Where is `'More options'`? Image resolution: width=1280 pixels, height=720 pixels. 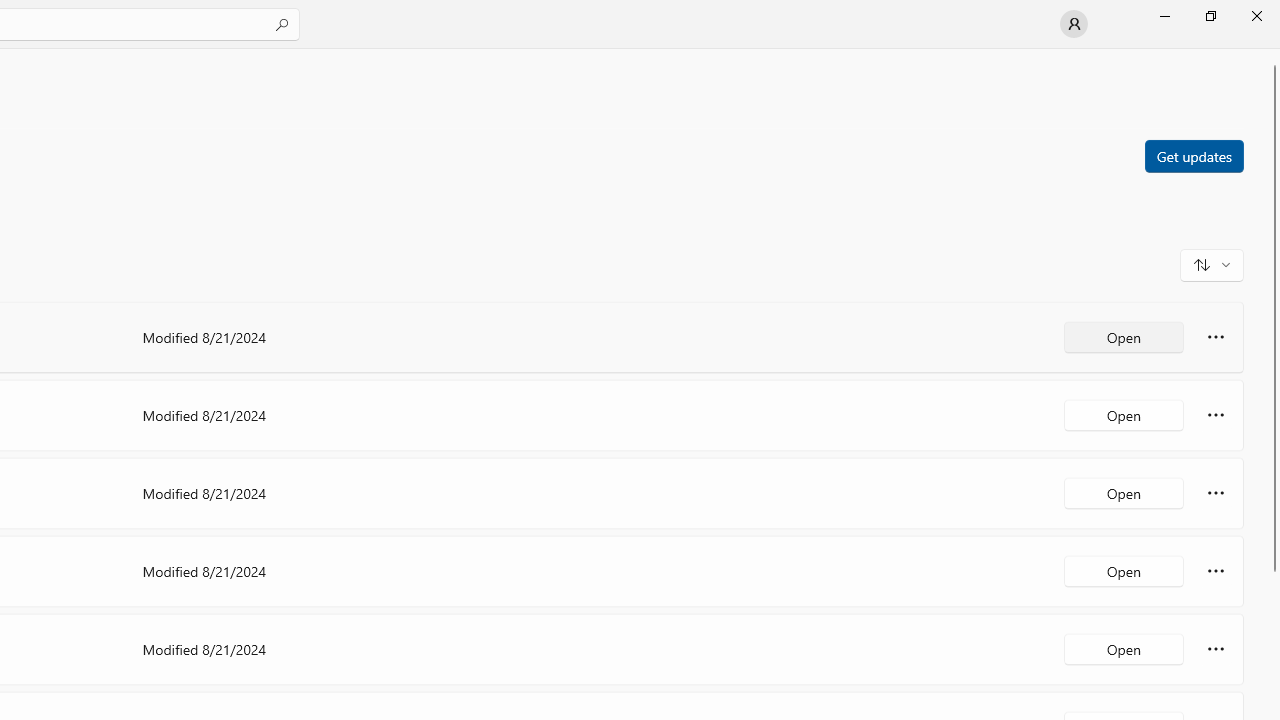 'More options' is located at coordinates (1215, 649).